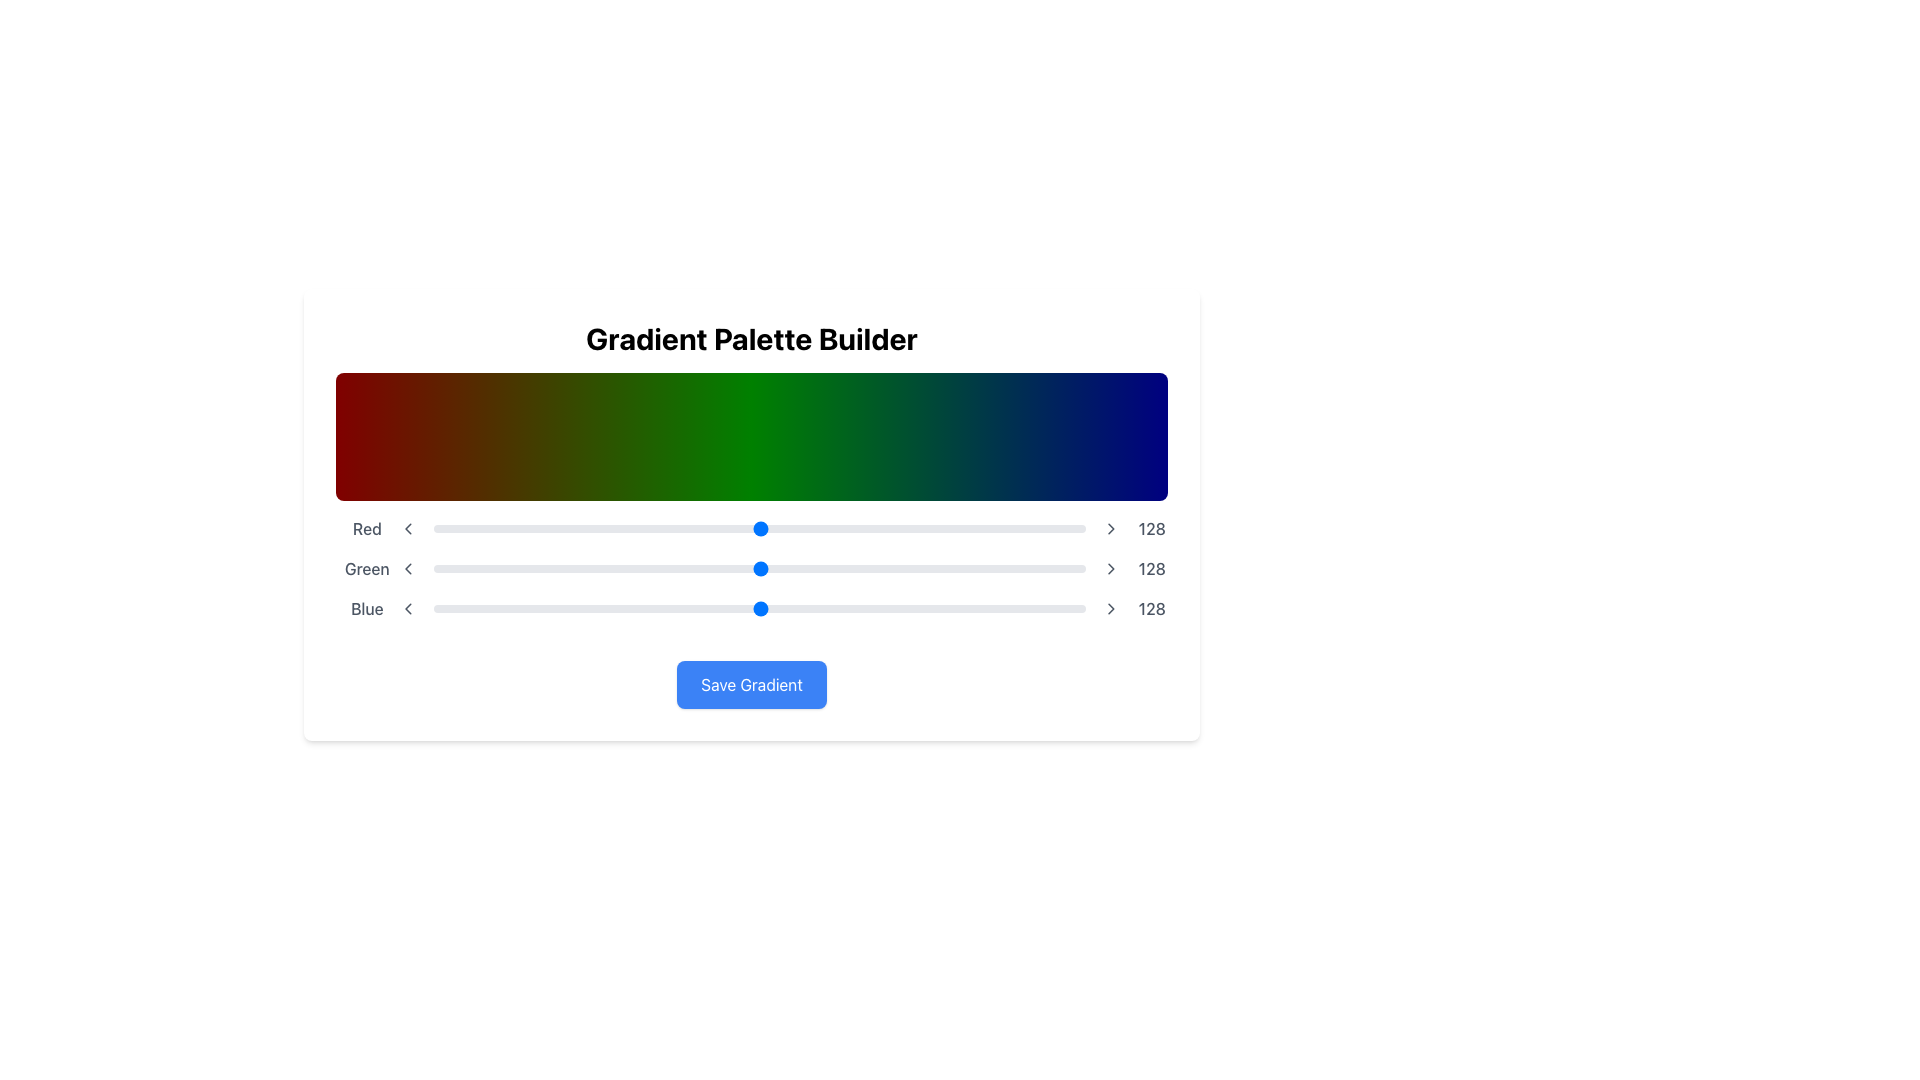 The height and width of the screenshot is (1080, 1920). I want to click on the blue color intensity, so click(712, 604).